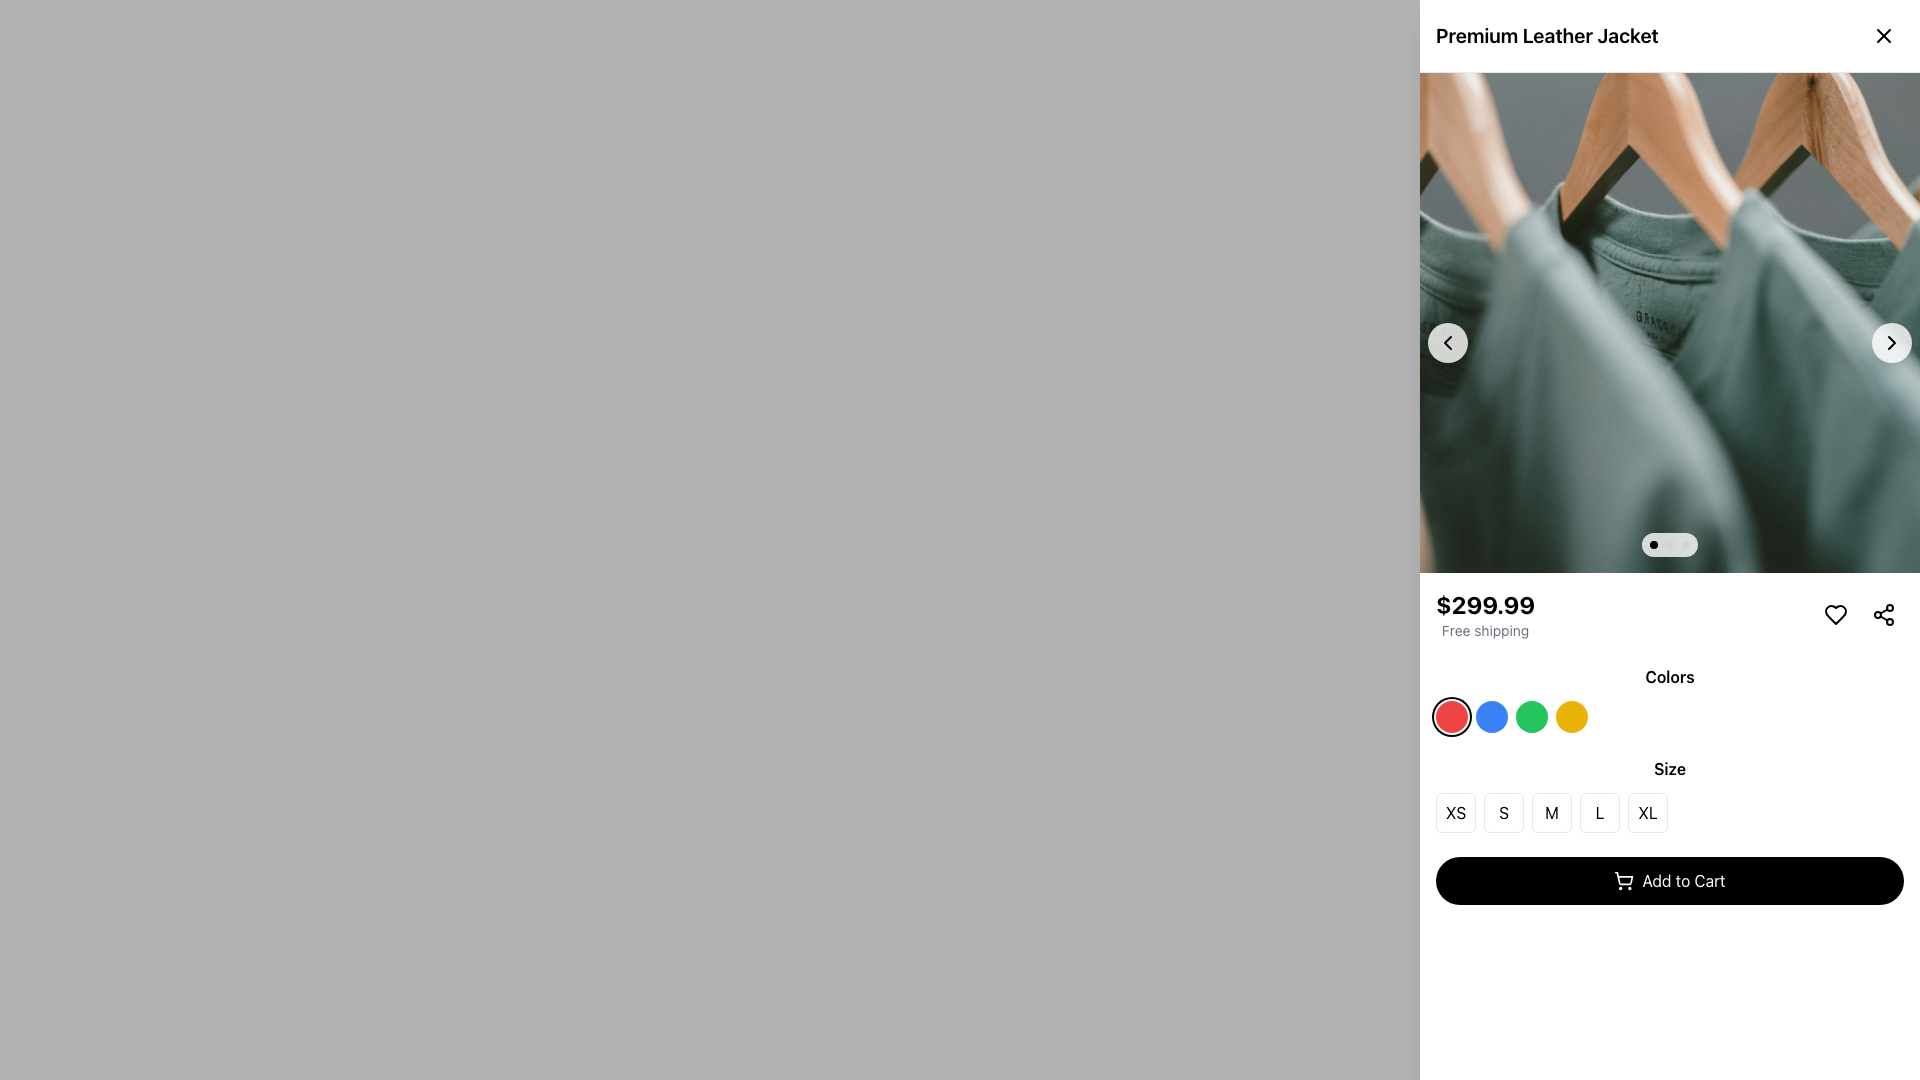 Image resolution: width=1920 pixels, height=1080 pixels. Describe the element at coordinates (1448, 342) in the screenshot. I see `the chevron-left icon in the top-right navigation area` at that location.